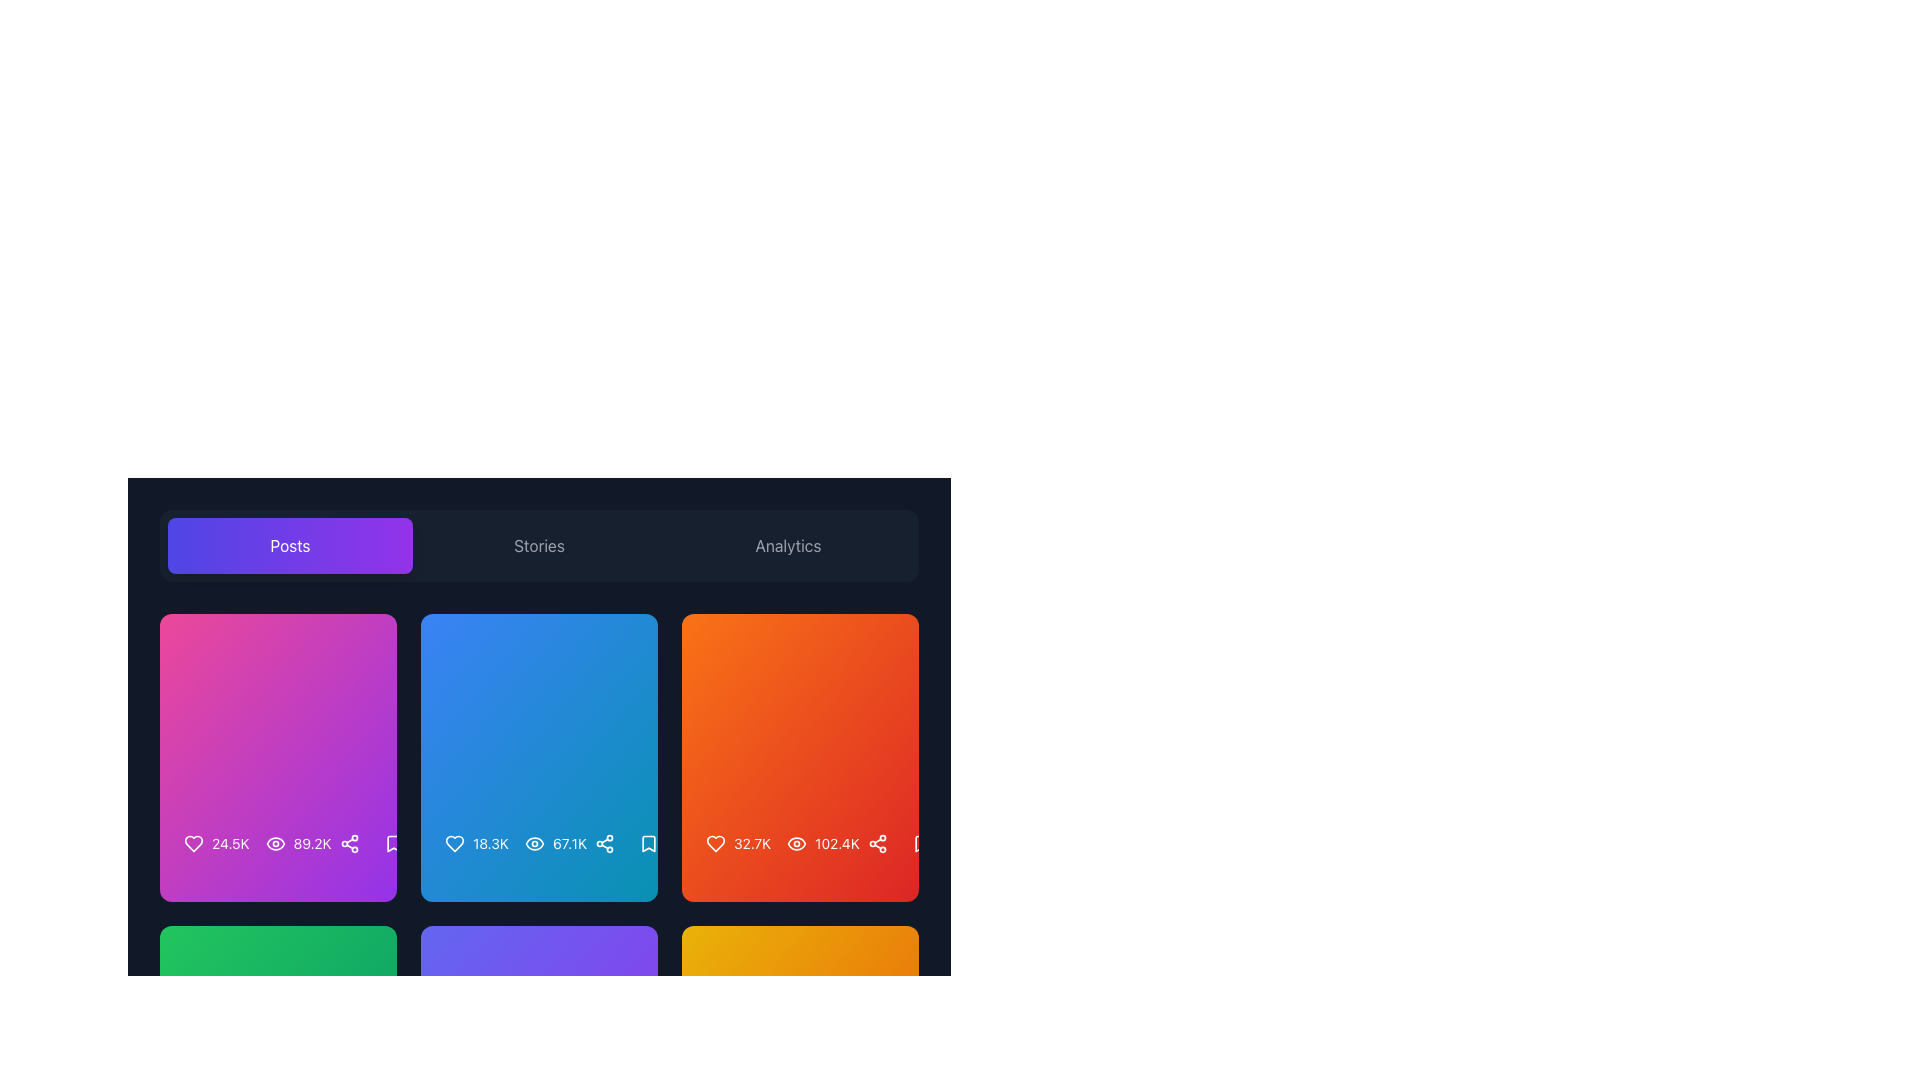  I want to click on the outer ellipse of the eye-shaped glyph in the SVG icon, which is part of a minimalistic design displayed within a UI component, so click(534, 844).